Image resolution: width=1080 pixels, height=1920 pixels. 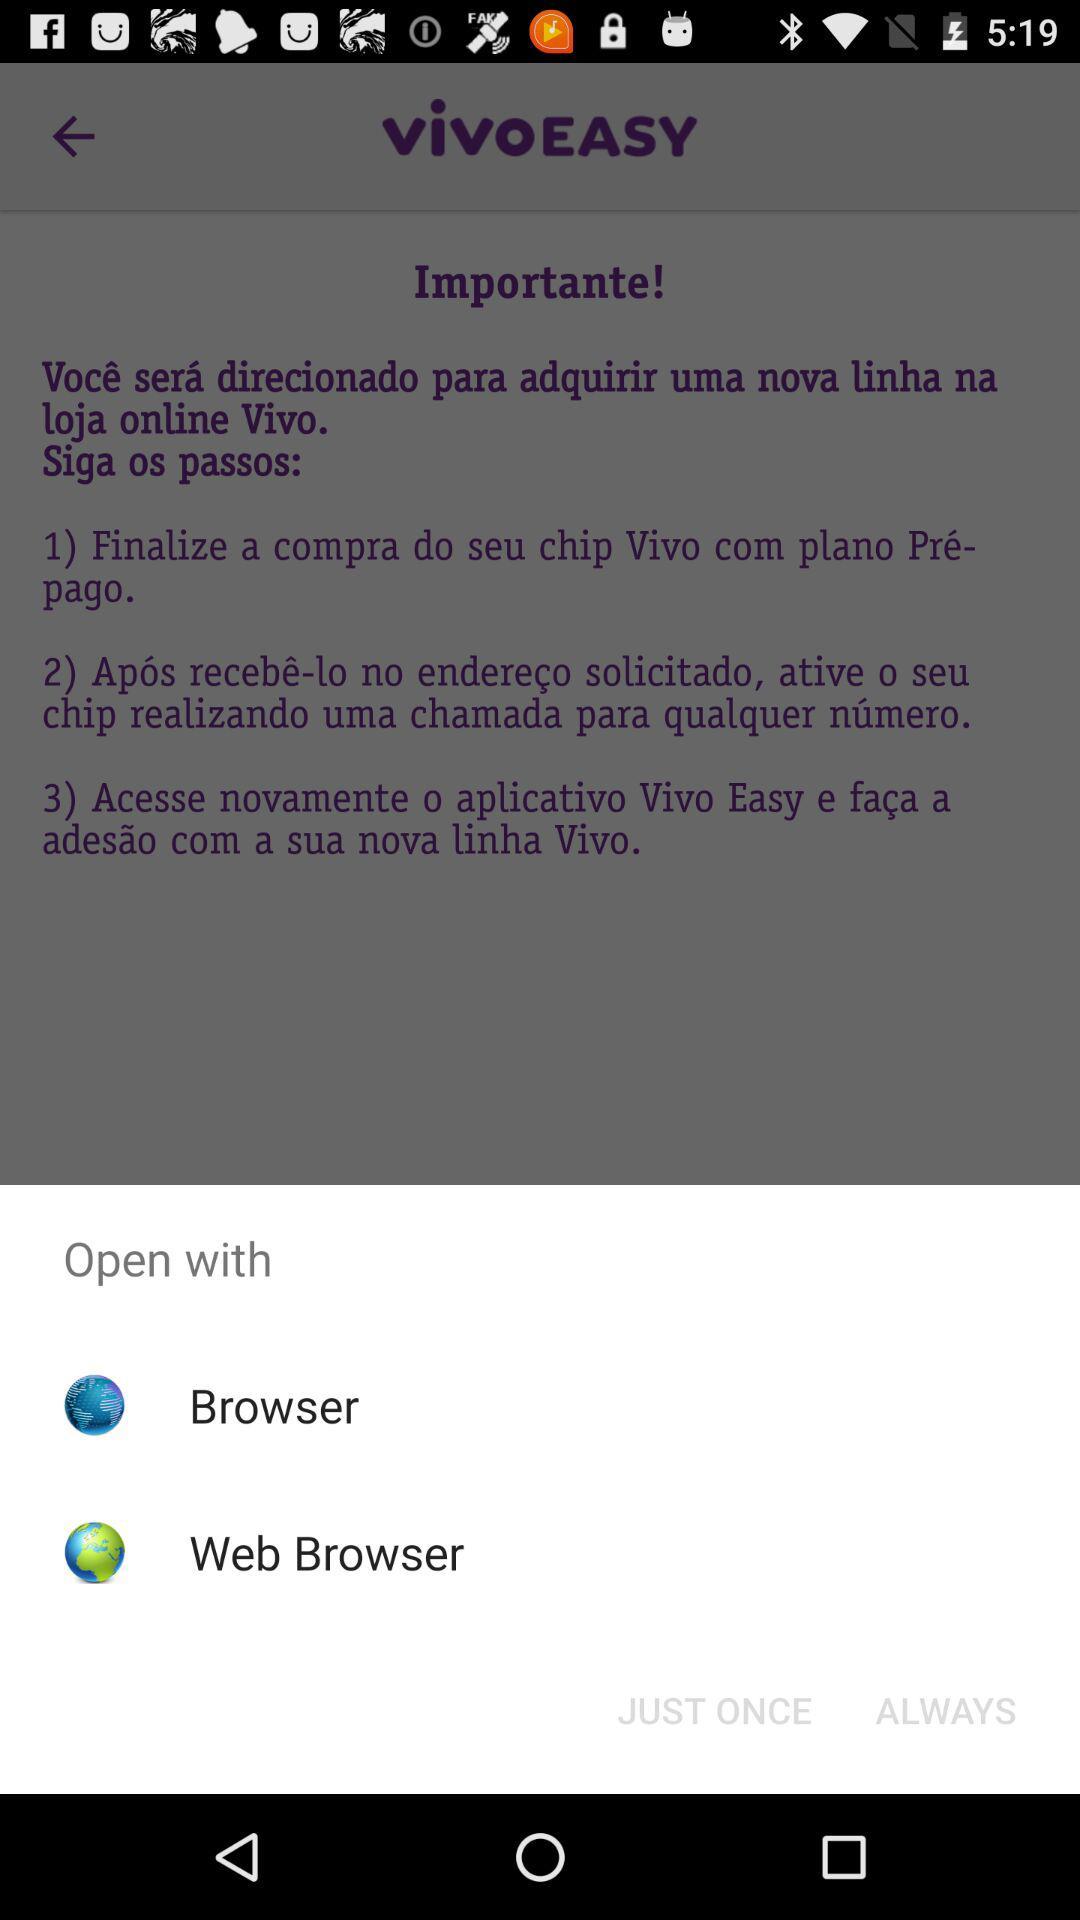 What do you see at coordinates (945, 1708) in the screenshot?
I see `icon at the bottom right corner` at bounding box center [945, 1708].